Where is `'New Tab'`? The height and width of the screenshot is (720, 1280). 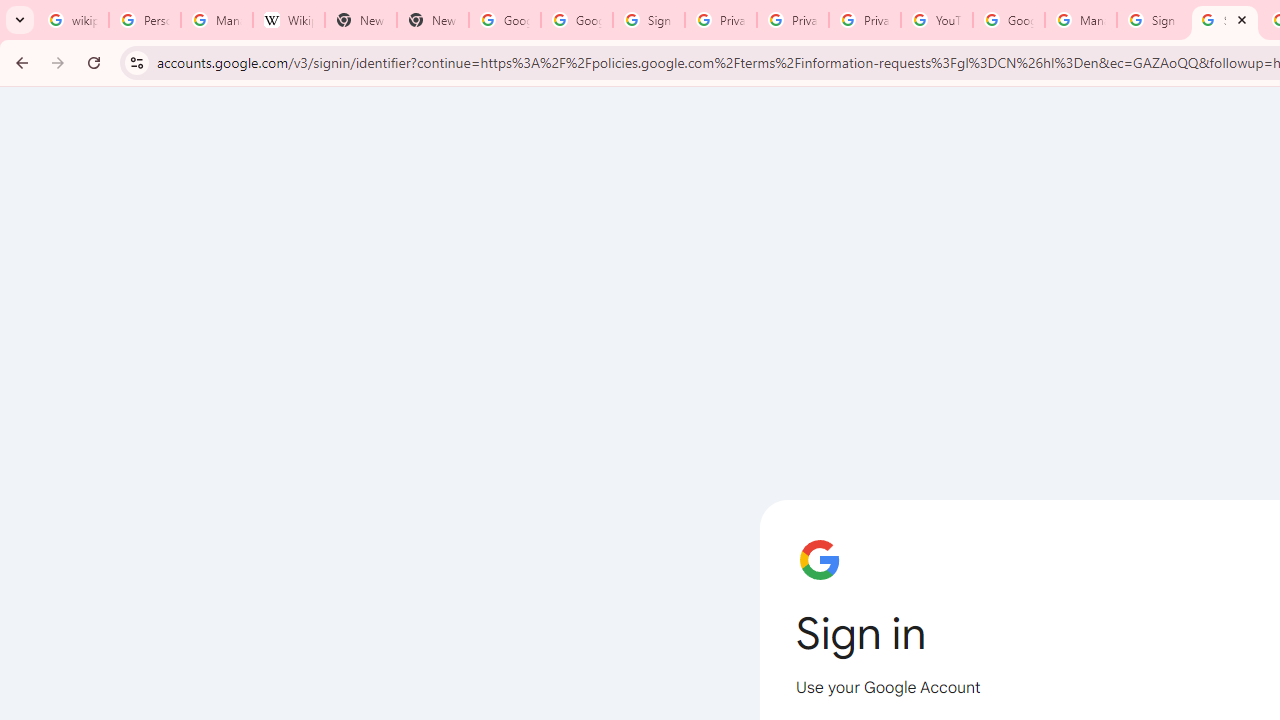
'New Tab' is located at coordinates (431, 20).